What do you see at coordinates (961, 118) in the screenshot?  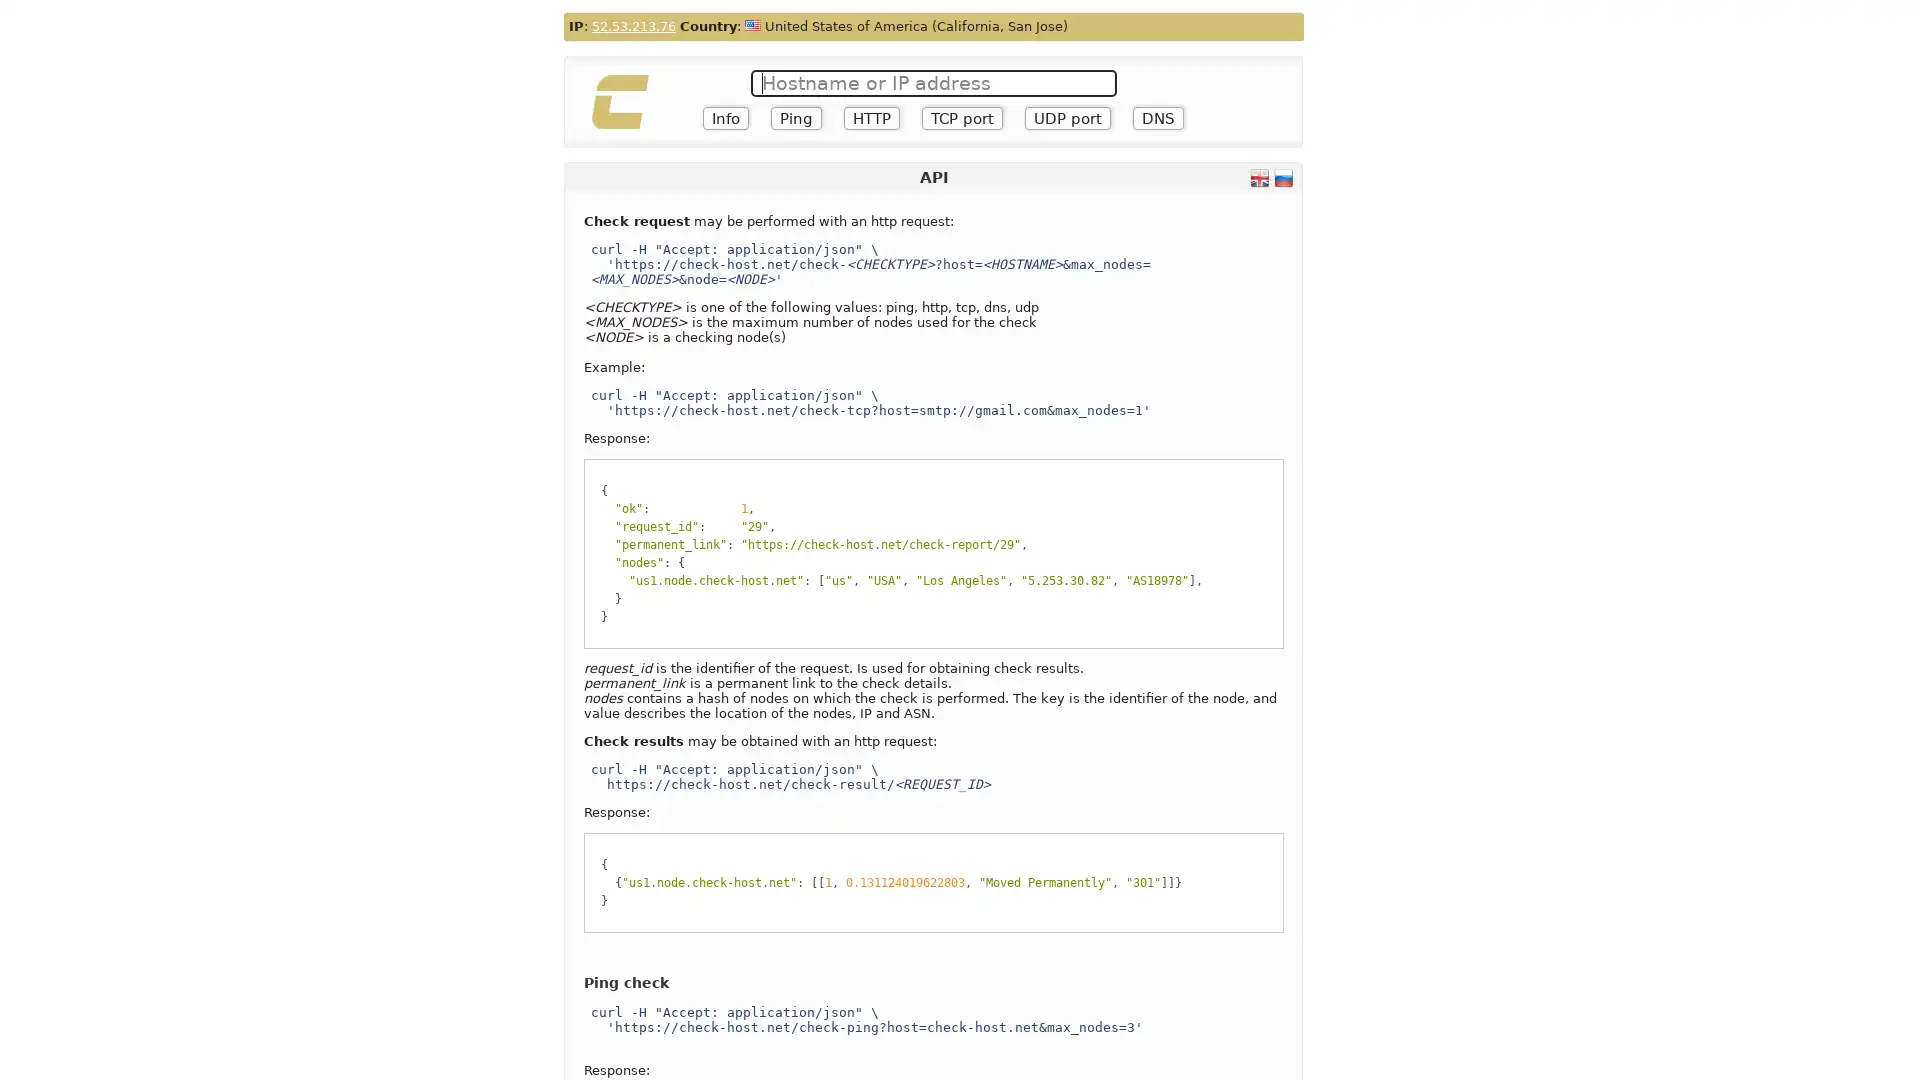 I see `TCP port` at bounding box center [961, 118].